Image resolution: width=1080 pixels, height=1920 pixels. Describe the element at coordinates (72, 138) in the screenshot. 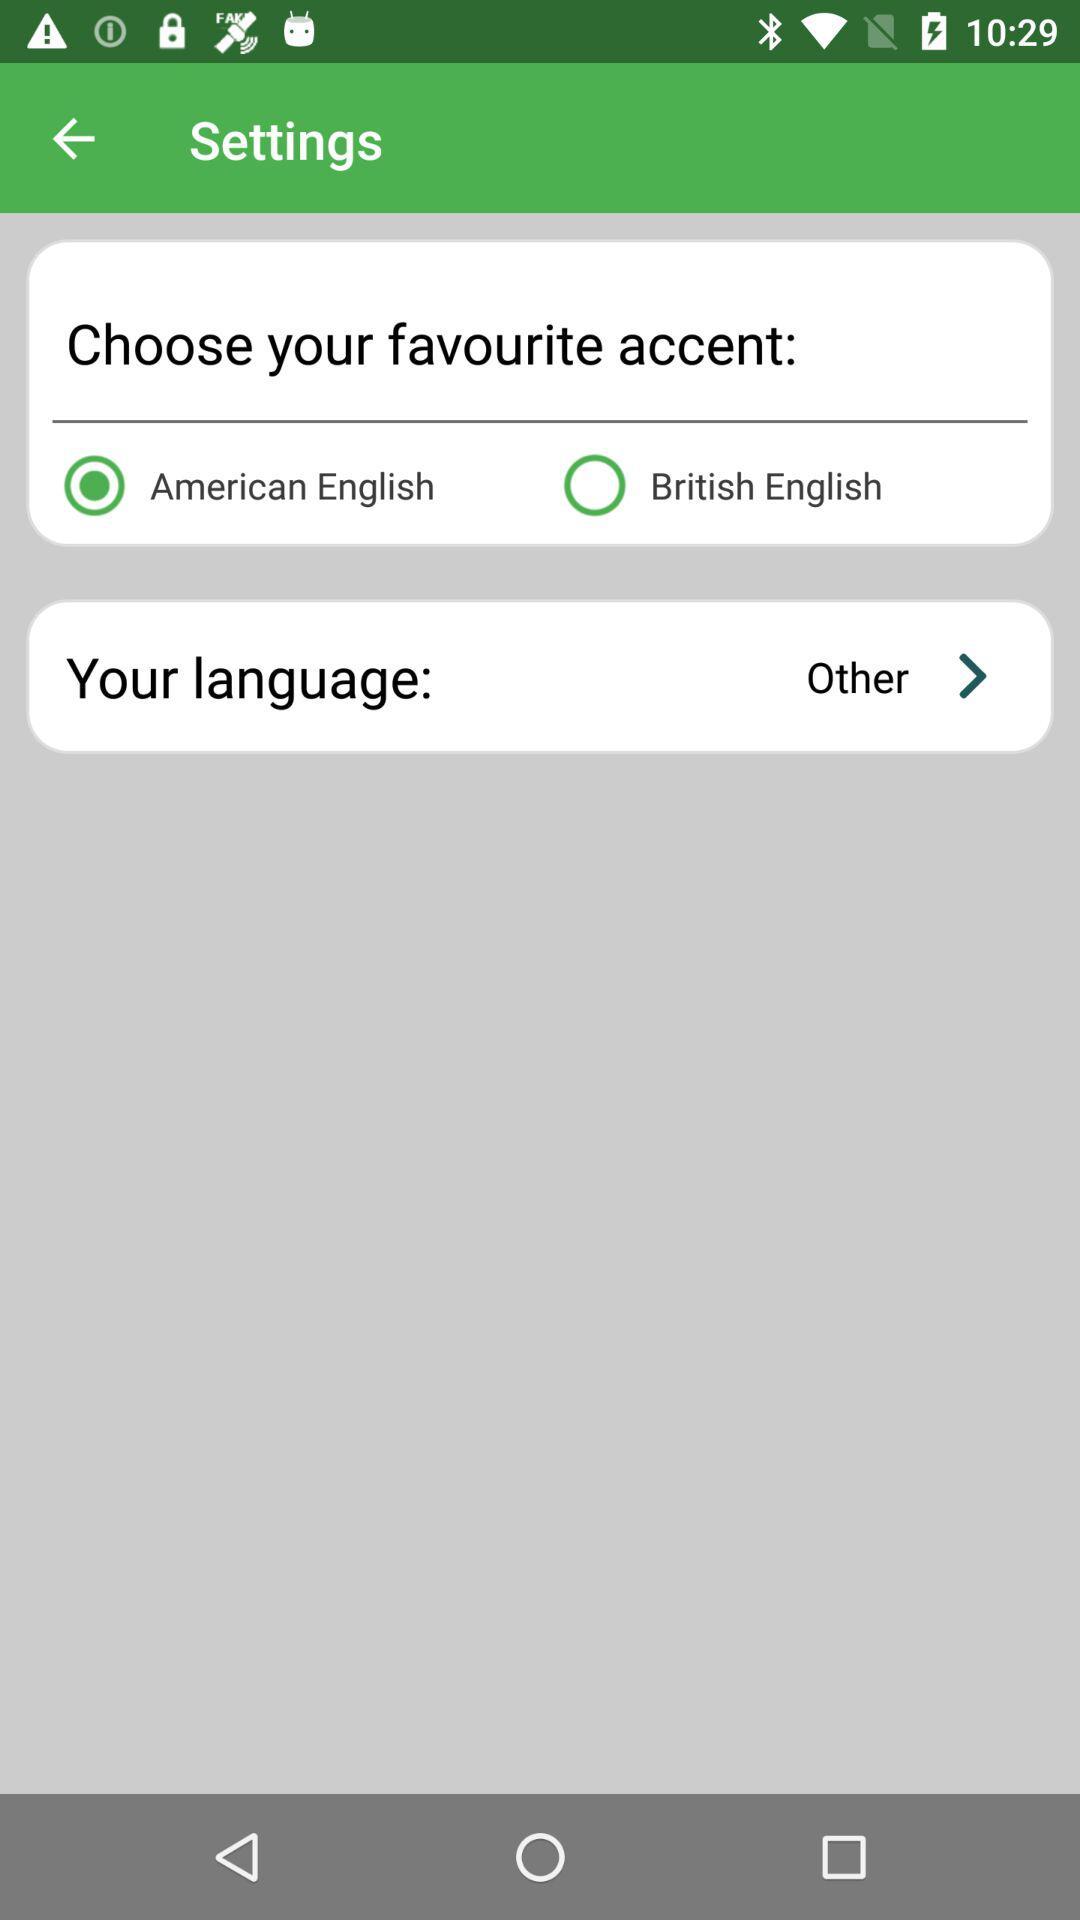

I see `icon next to the settings` at that location.